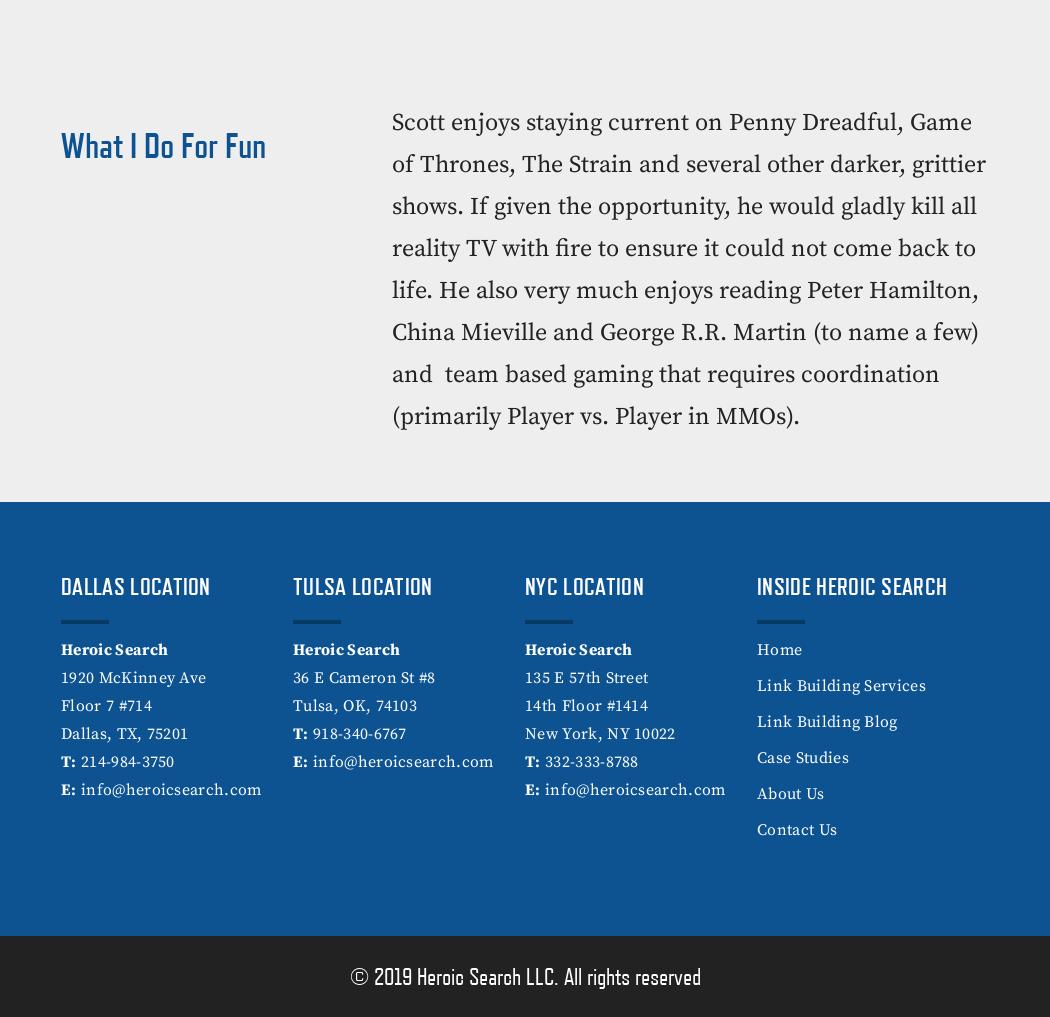 This screenshot has width=1050, height=1017. I want to click on 'Tulsa, OK, 74103', so click(354, 705).